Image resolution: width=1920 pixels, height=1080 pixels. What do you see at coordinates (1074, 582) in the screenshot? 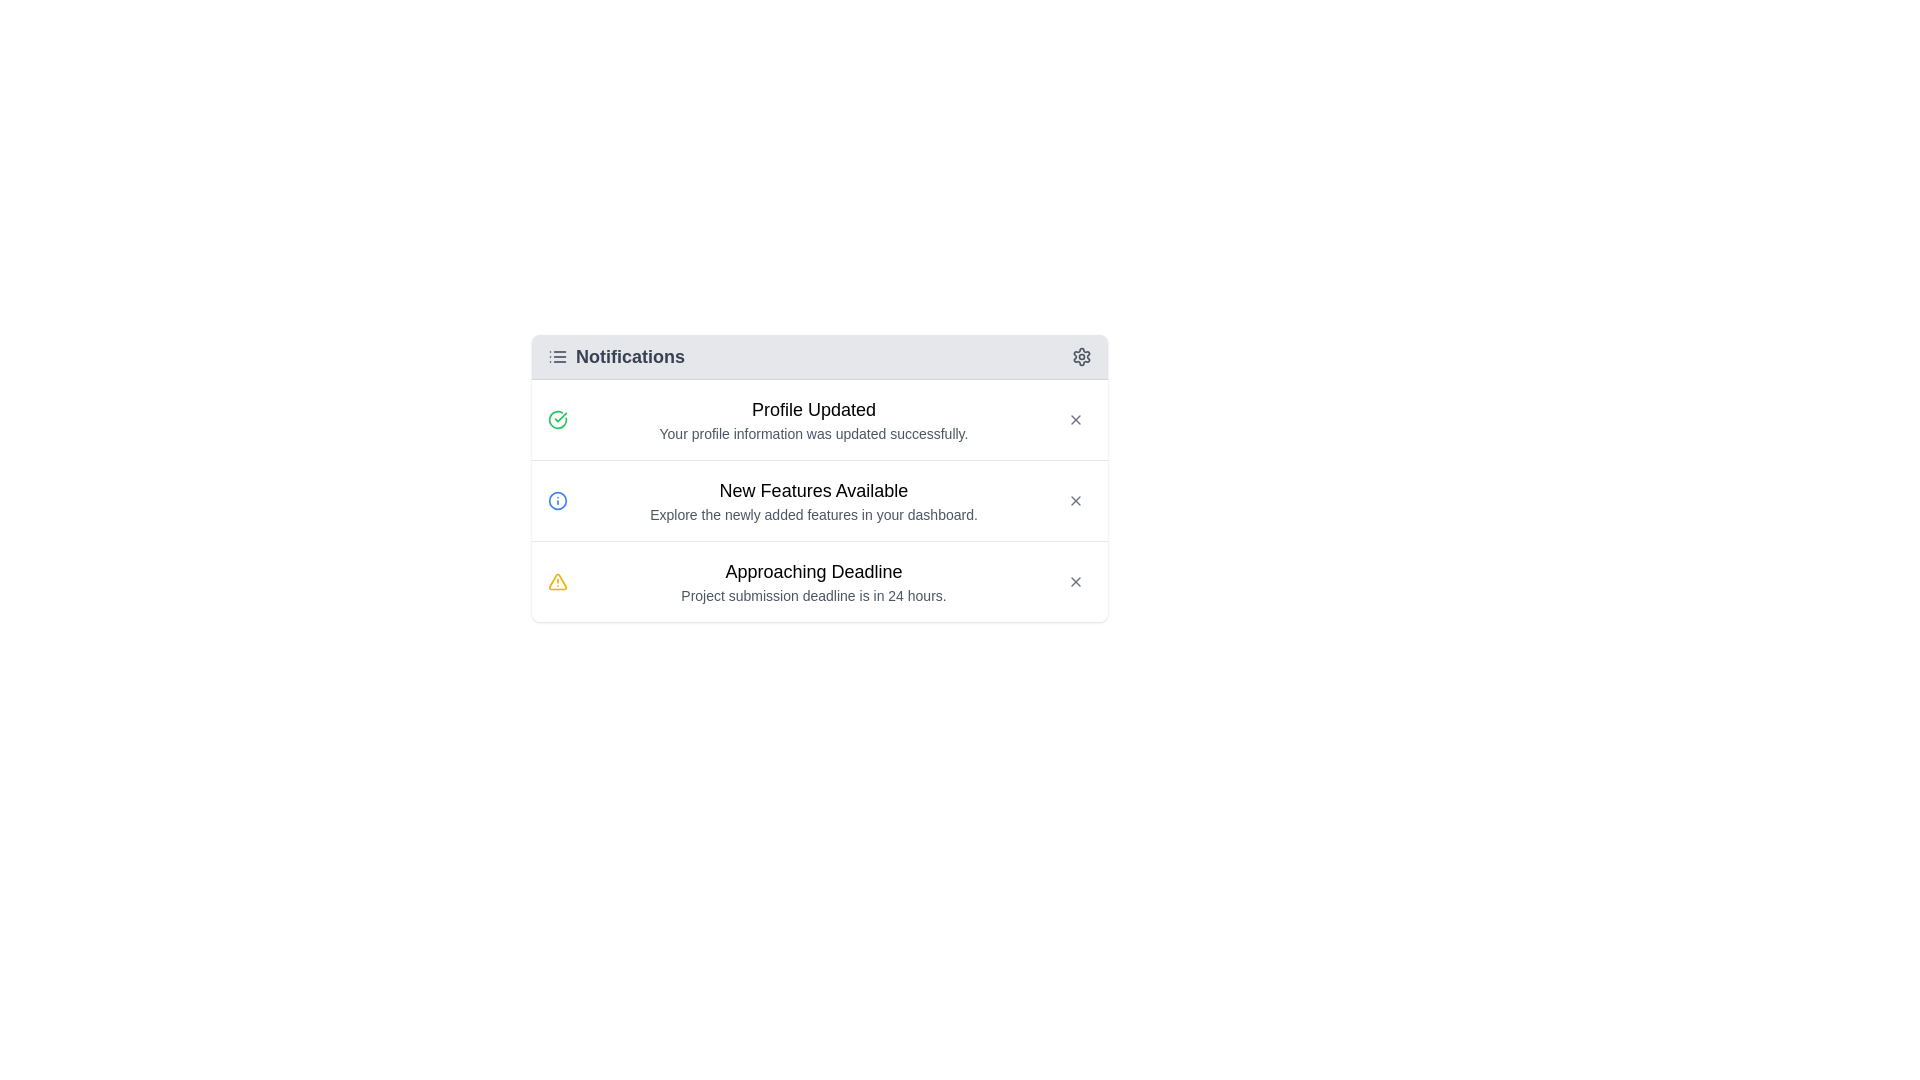
I see `the circular gray button with a central cross icon` at bounding box center [1074, 582].